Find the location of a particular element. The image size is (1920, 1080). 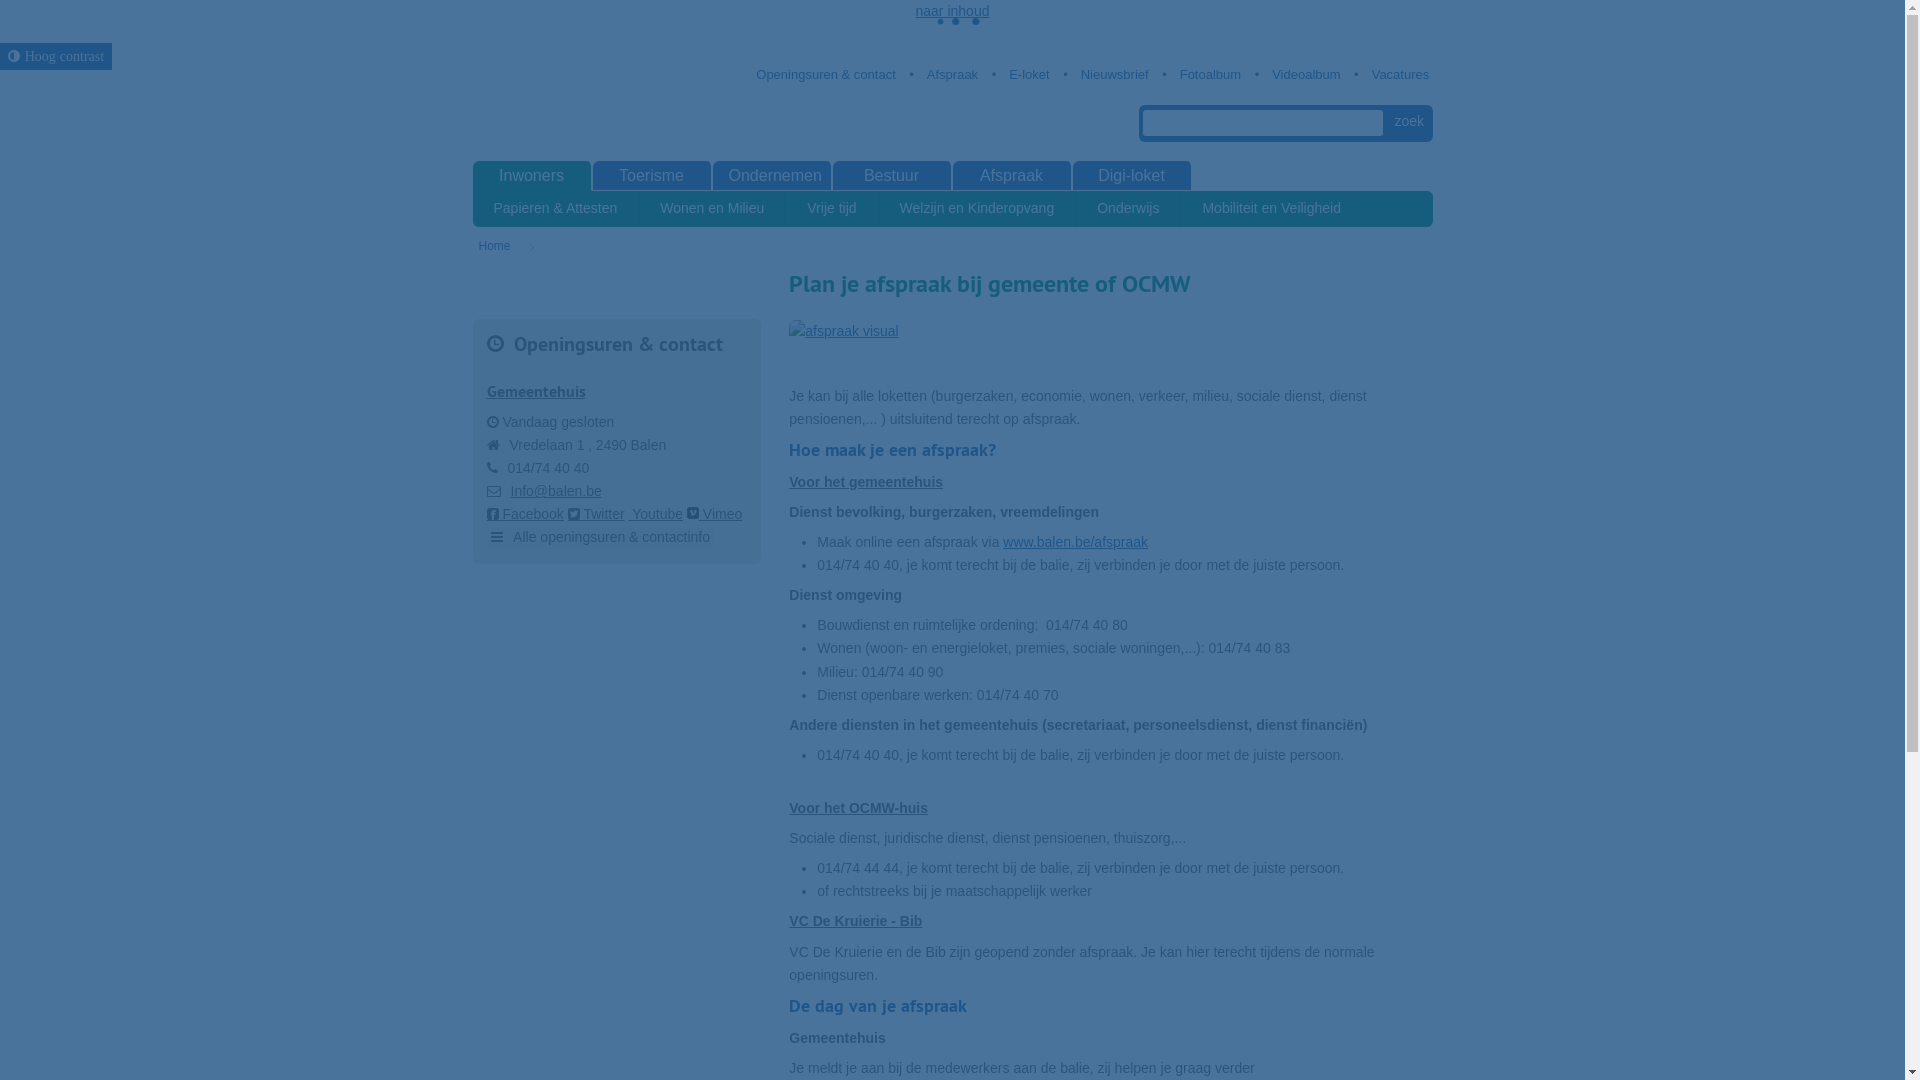

'Vrije tijd' is located at coordinates (831, 208).